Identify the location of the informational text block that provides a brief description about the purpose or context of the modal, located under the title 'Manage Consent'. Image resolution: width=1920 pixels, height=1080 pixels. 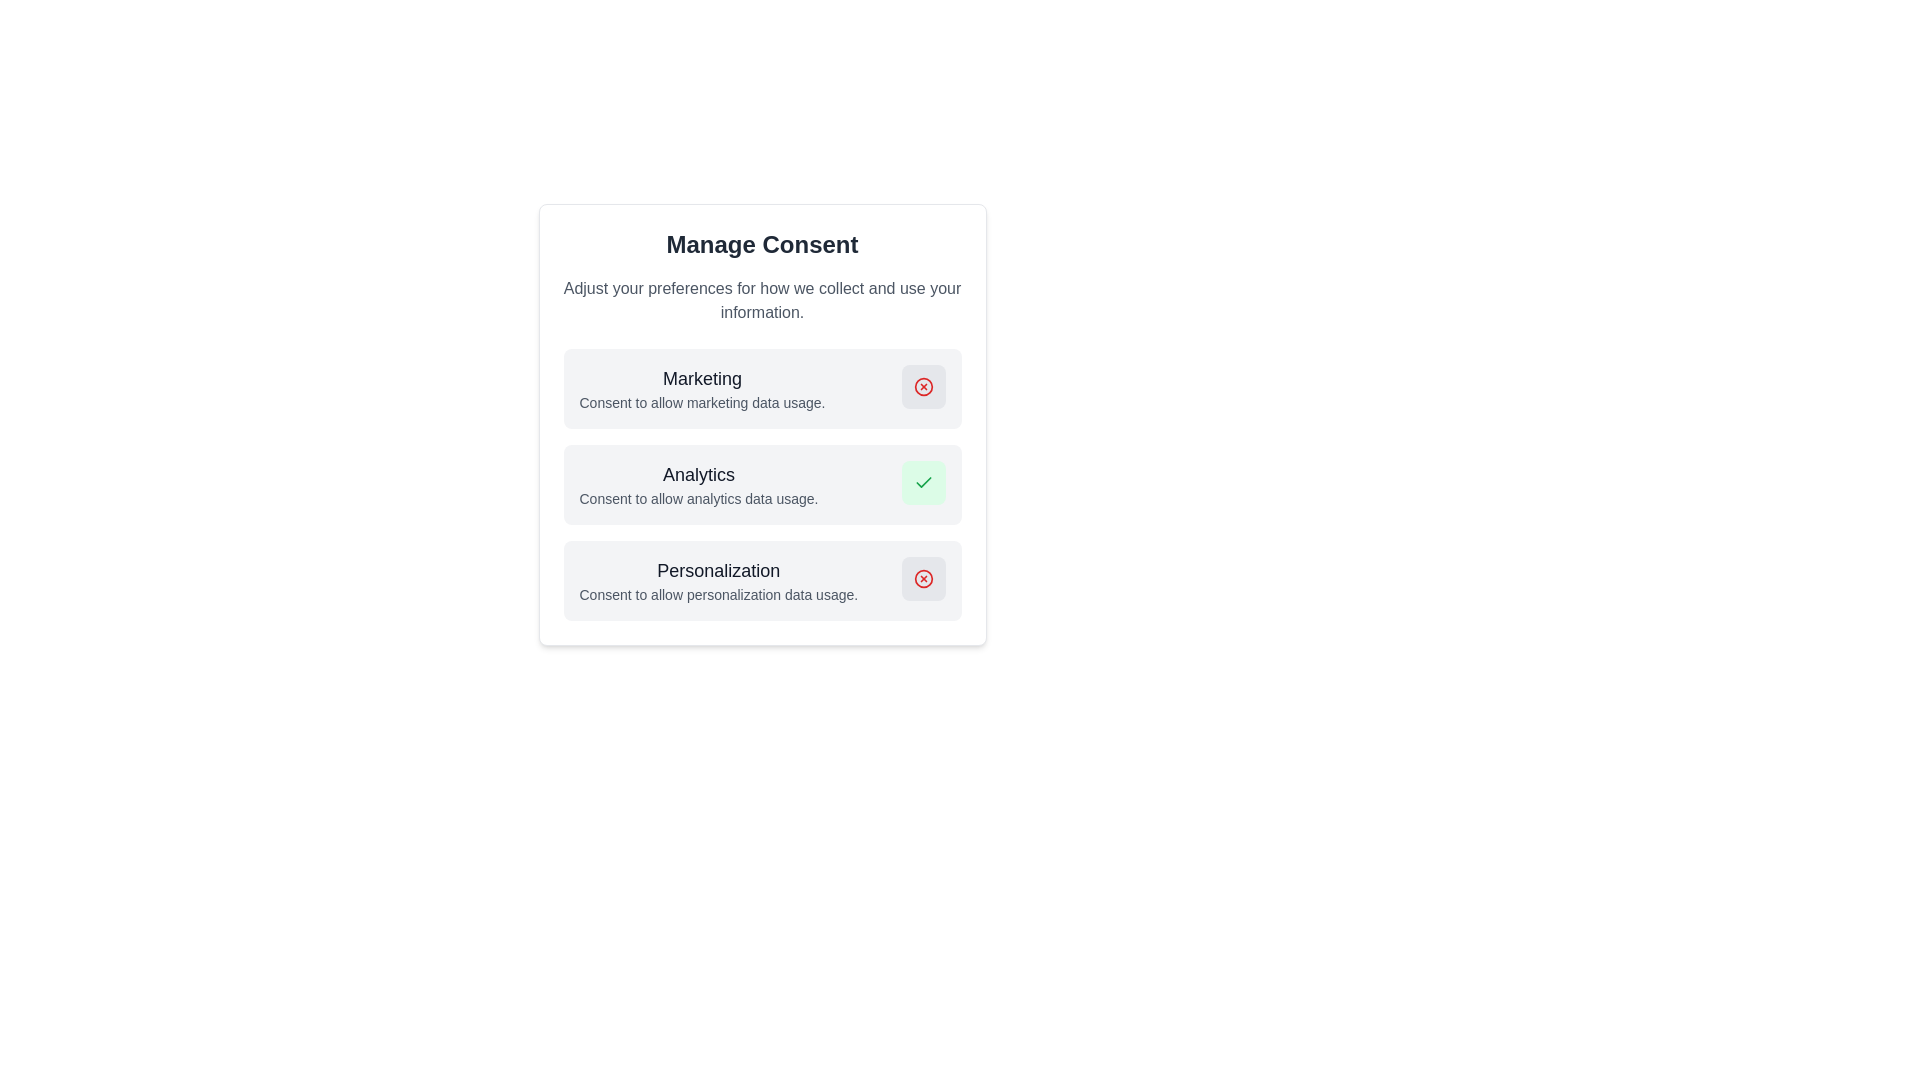
(761, 300).